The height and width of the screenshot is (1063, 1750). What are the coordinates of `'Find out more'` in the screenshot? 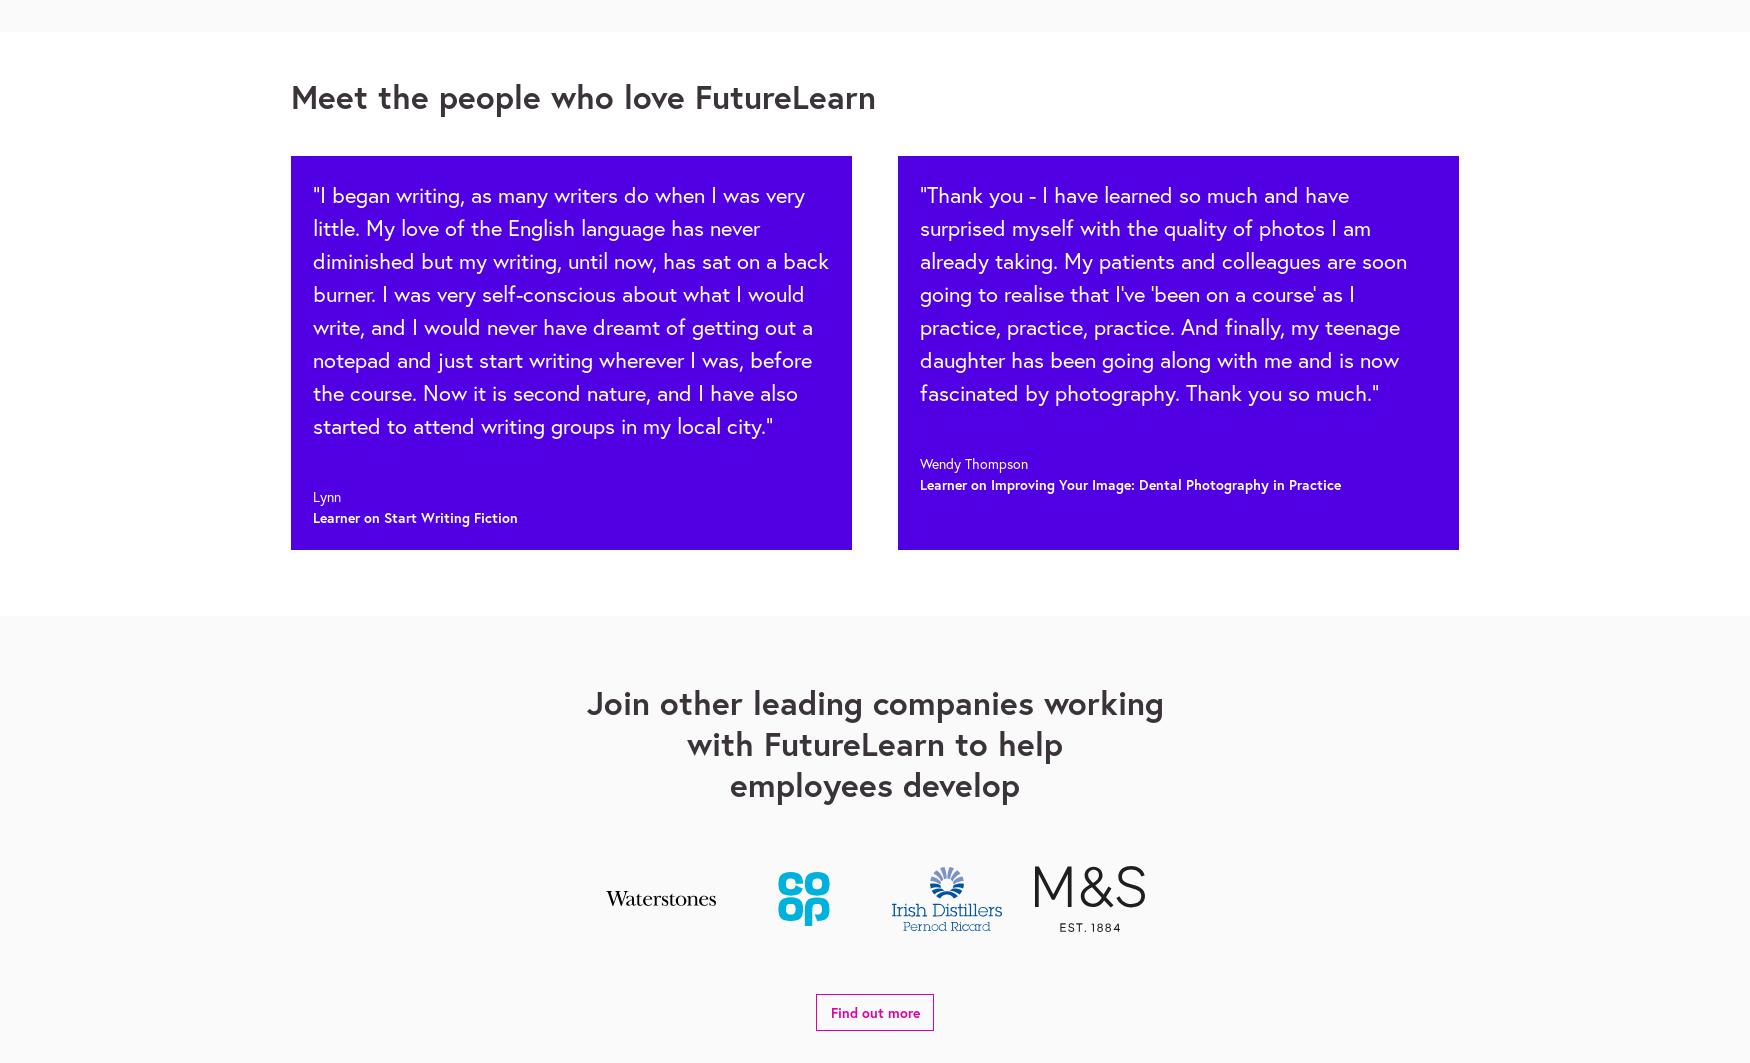 It's located at (830, 1010).